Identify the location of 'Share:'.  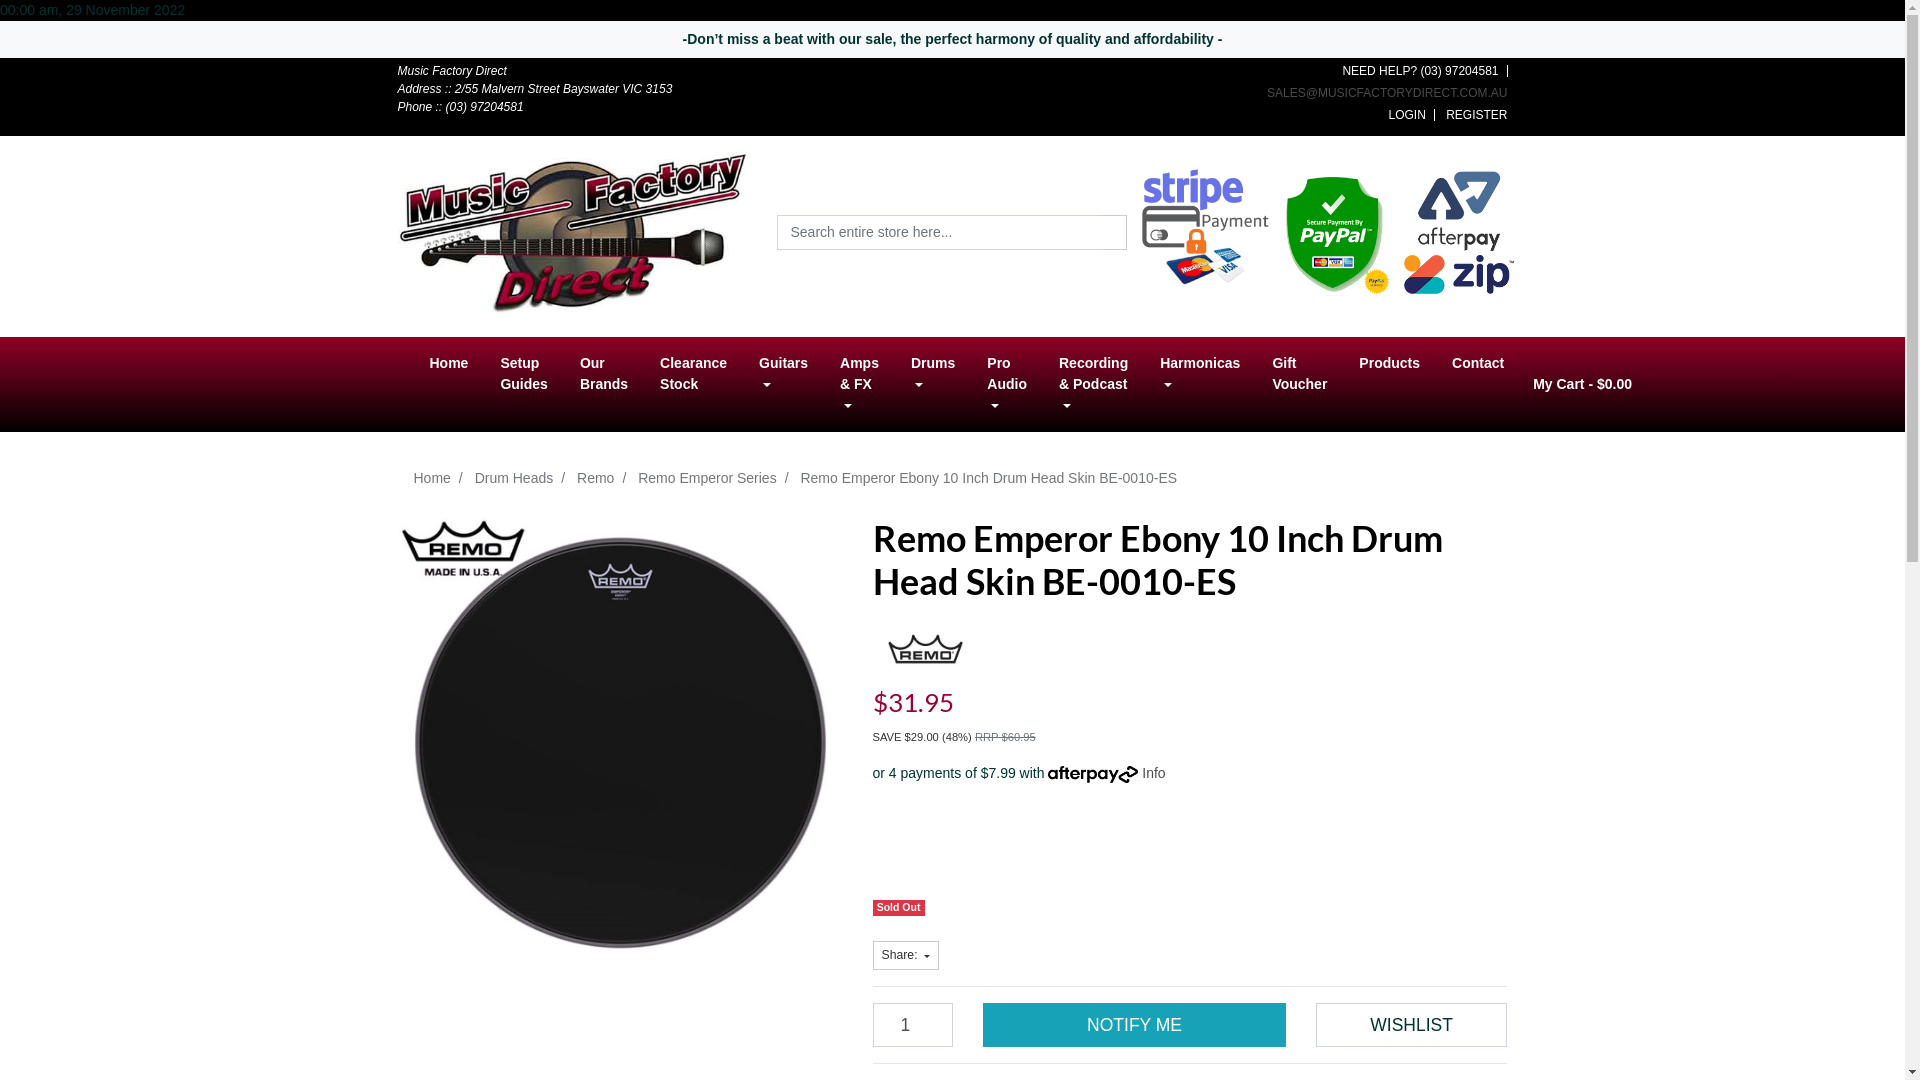
(904, 954).